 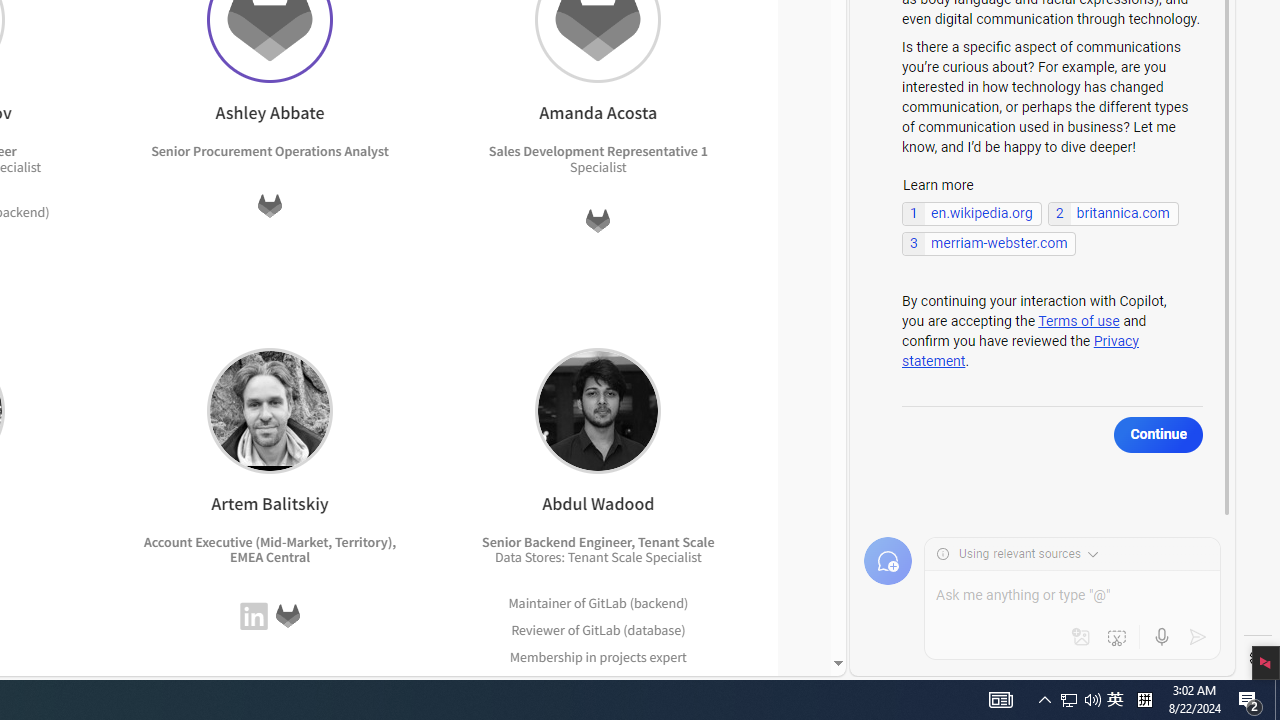 What do you see at coordinates (268, 409) in the screenshot?
I see `'Artem Balitskiy'` at bounding box center [268, 409].